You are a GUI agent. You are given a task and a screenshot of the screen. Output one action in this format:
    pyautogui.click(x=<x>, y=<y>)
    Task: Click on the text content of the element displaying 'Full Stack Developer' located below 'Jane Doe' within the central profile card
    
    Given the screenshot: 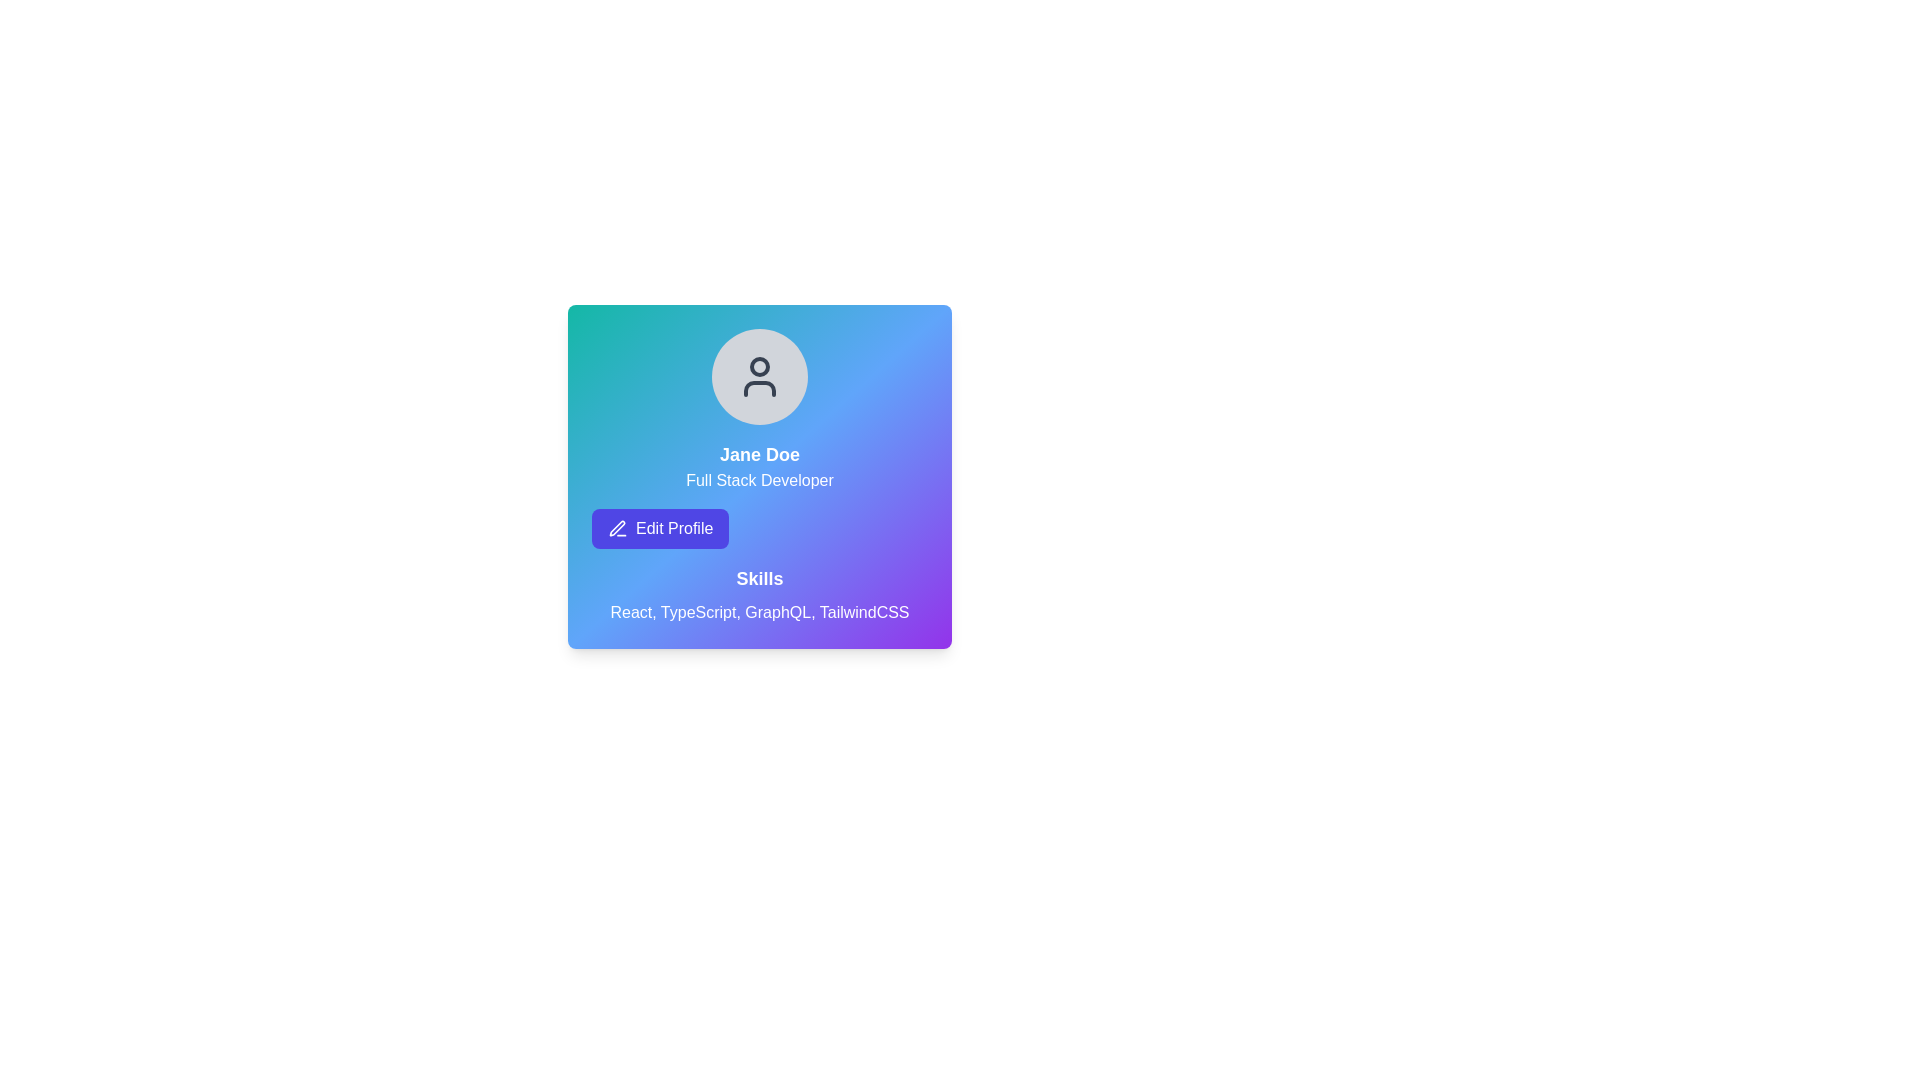 What is the action you would take?
    pyautogui.click(x=758, y=481)
    